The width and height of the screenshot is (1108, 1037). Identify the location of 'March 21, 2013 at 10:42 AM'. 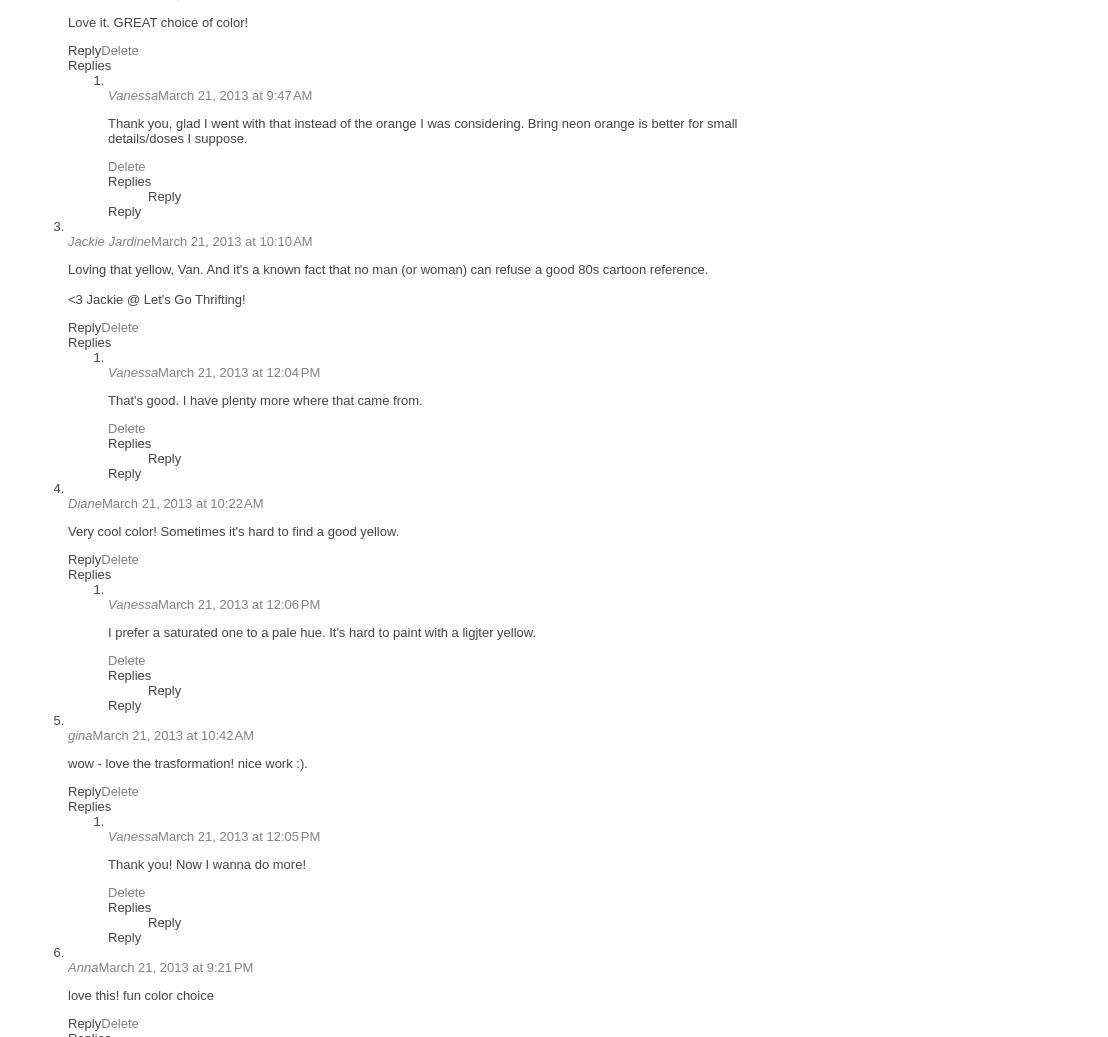
(171, 735).